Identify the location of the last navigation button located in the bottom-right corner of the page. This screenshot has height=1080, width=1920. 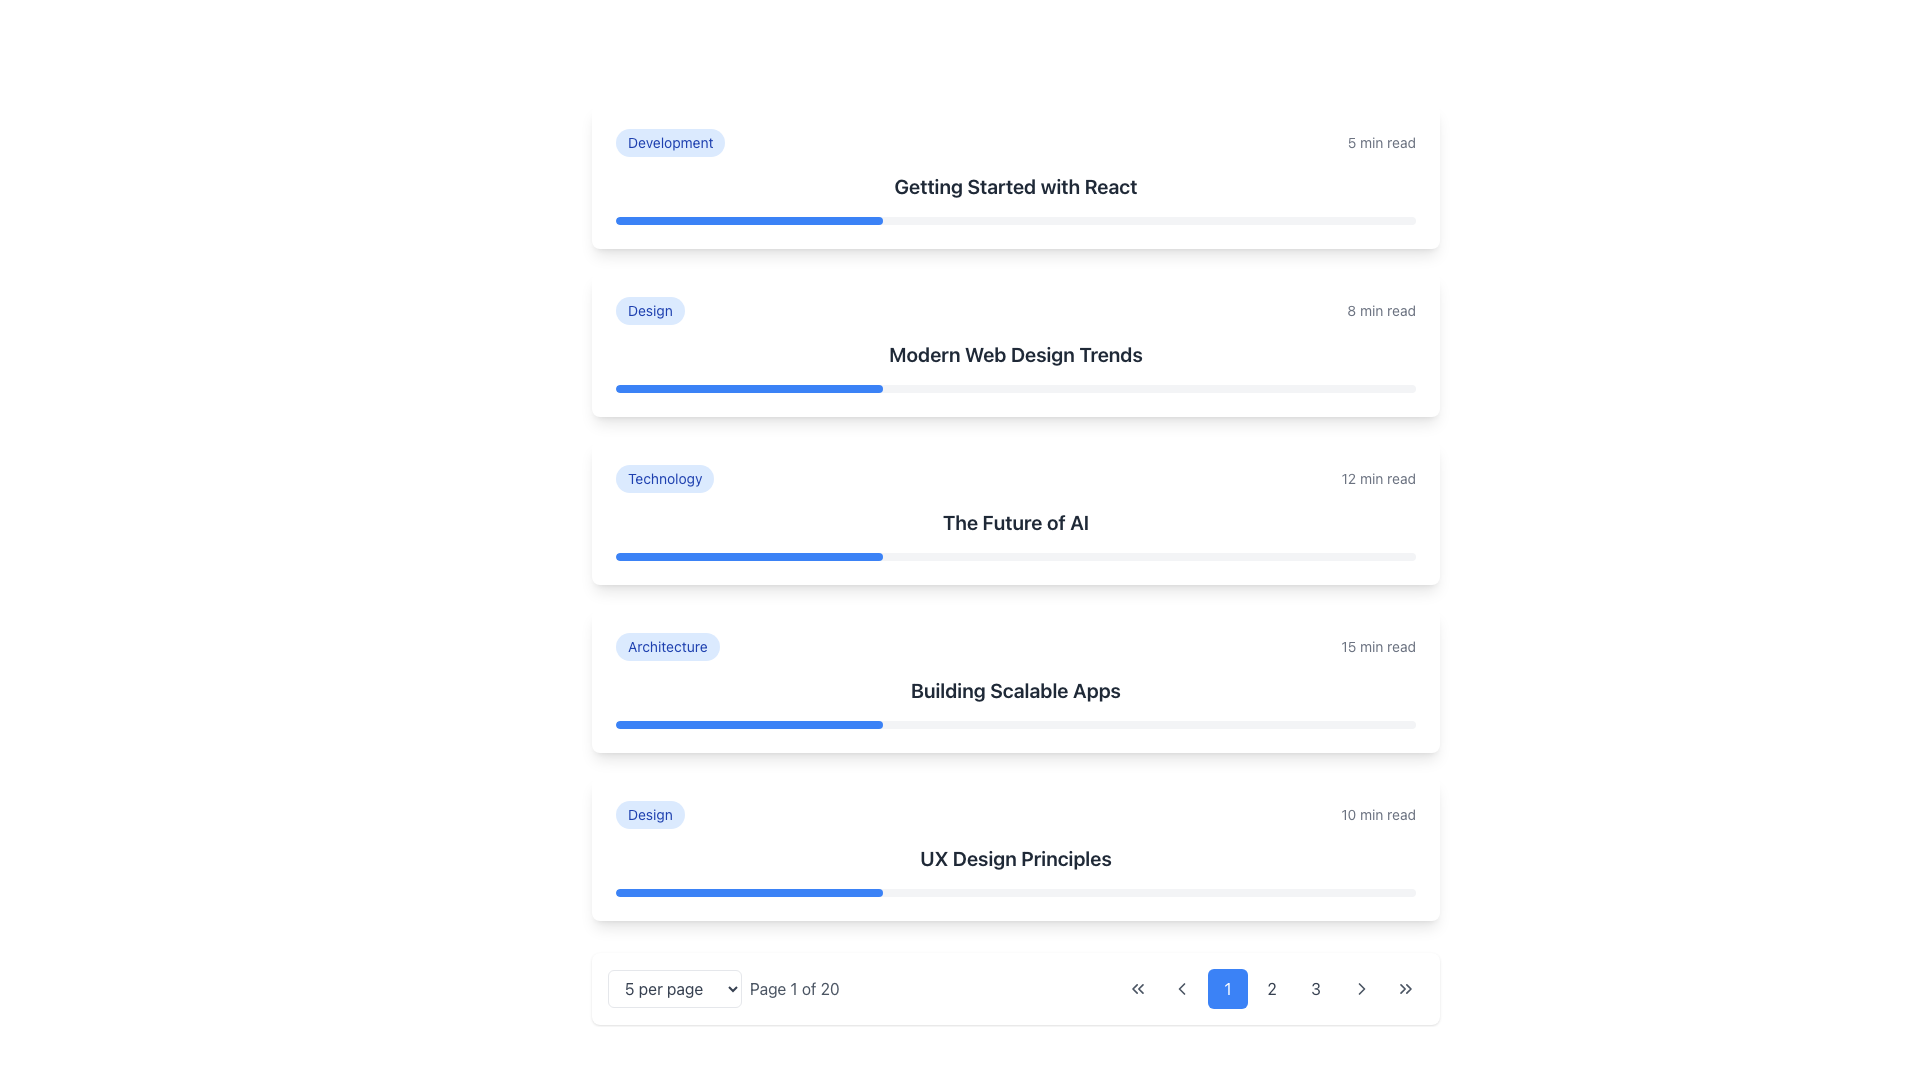
(1405, 987).